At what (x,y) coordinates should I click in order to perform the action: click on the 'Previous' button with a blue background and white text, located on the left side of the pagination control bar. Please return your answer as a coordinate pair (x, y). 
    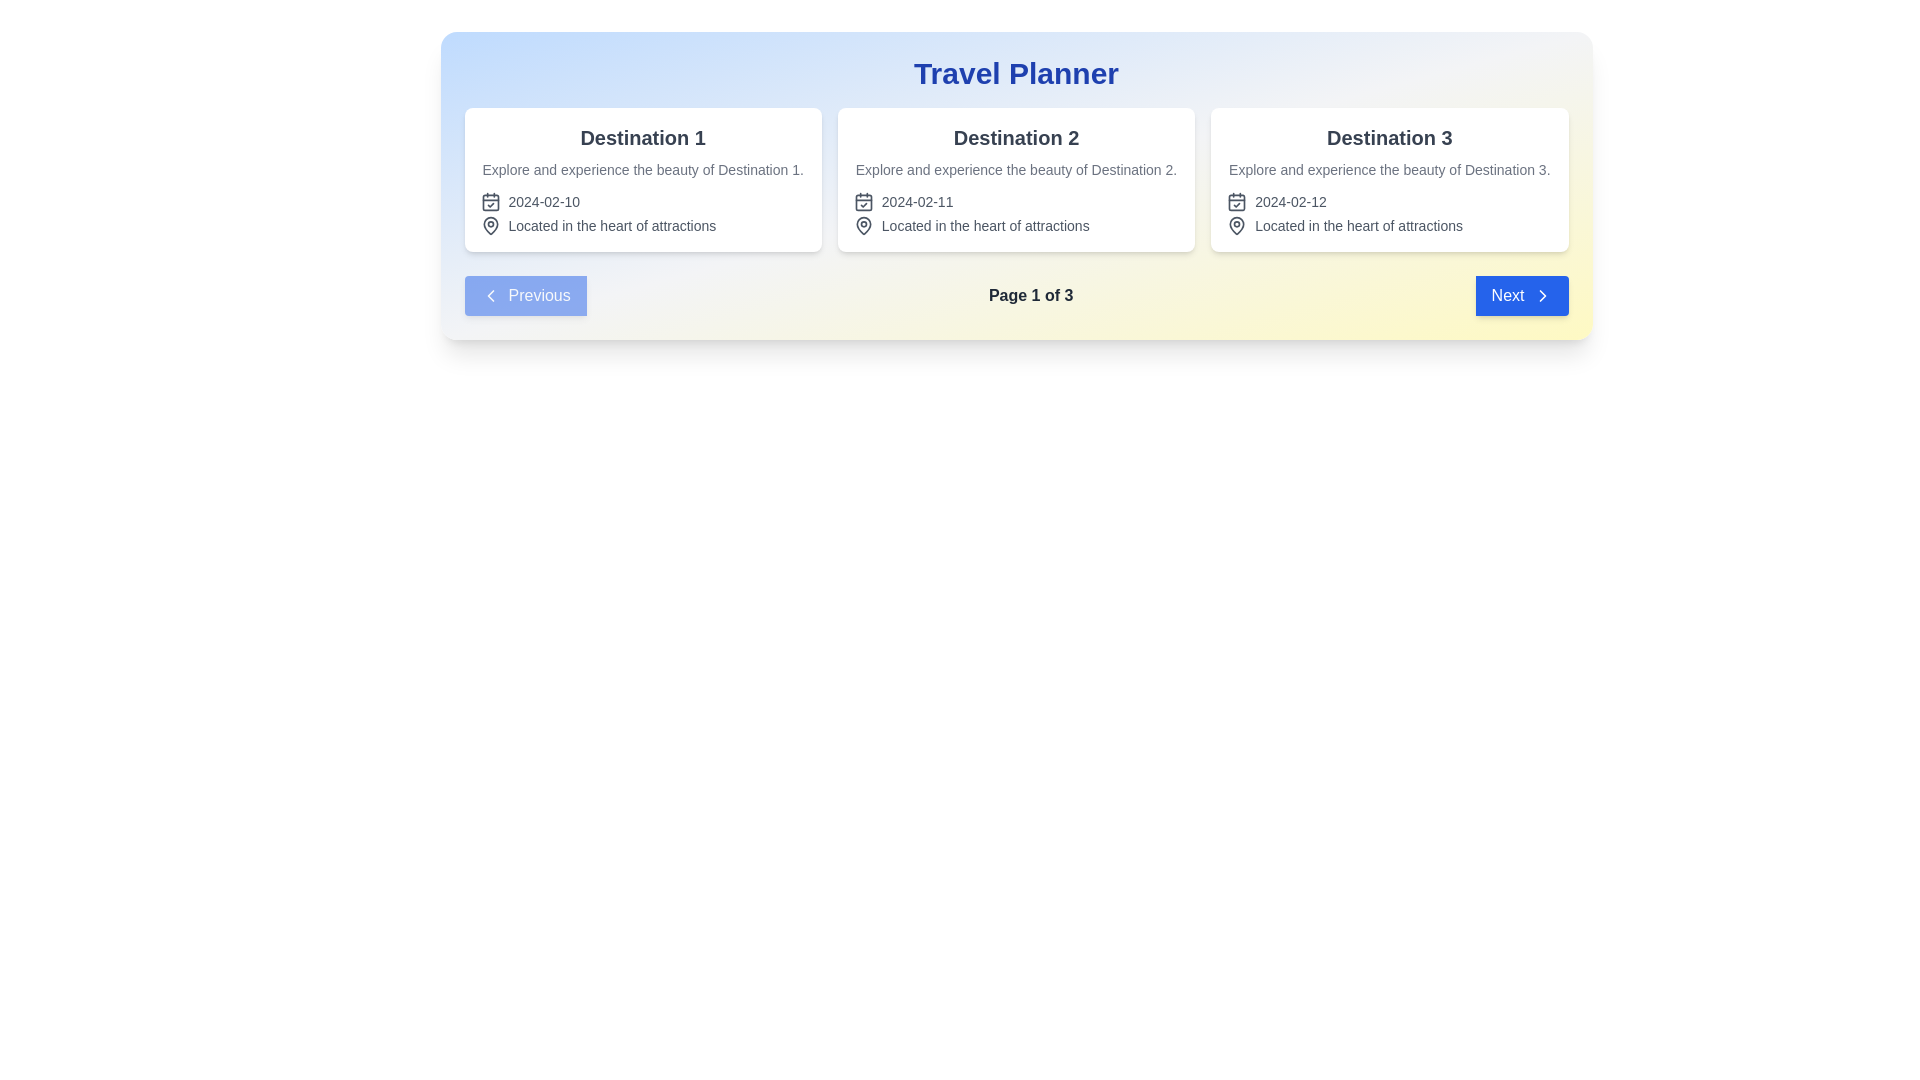
    Looking at the image, I should click on (525, 296).